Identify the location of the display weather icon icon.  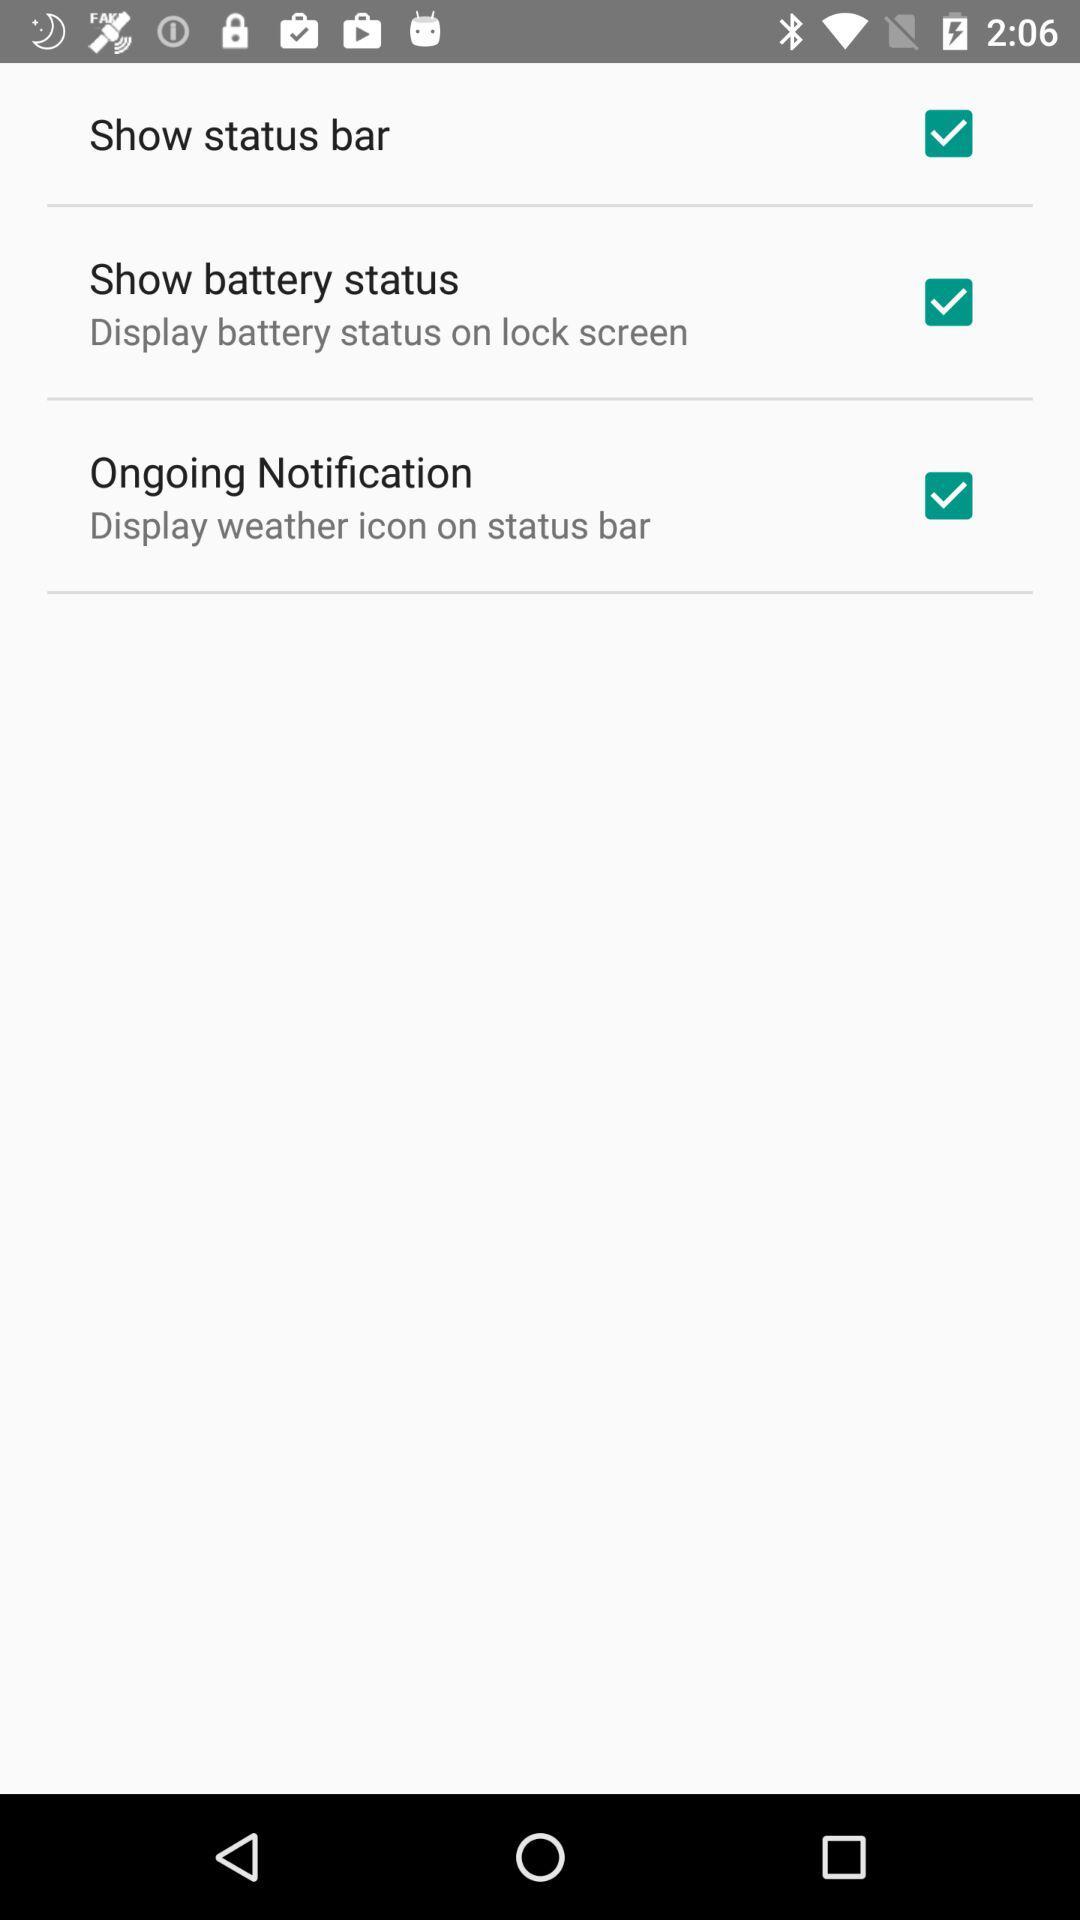
(370, 524).